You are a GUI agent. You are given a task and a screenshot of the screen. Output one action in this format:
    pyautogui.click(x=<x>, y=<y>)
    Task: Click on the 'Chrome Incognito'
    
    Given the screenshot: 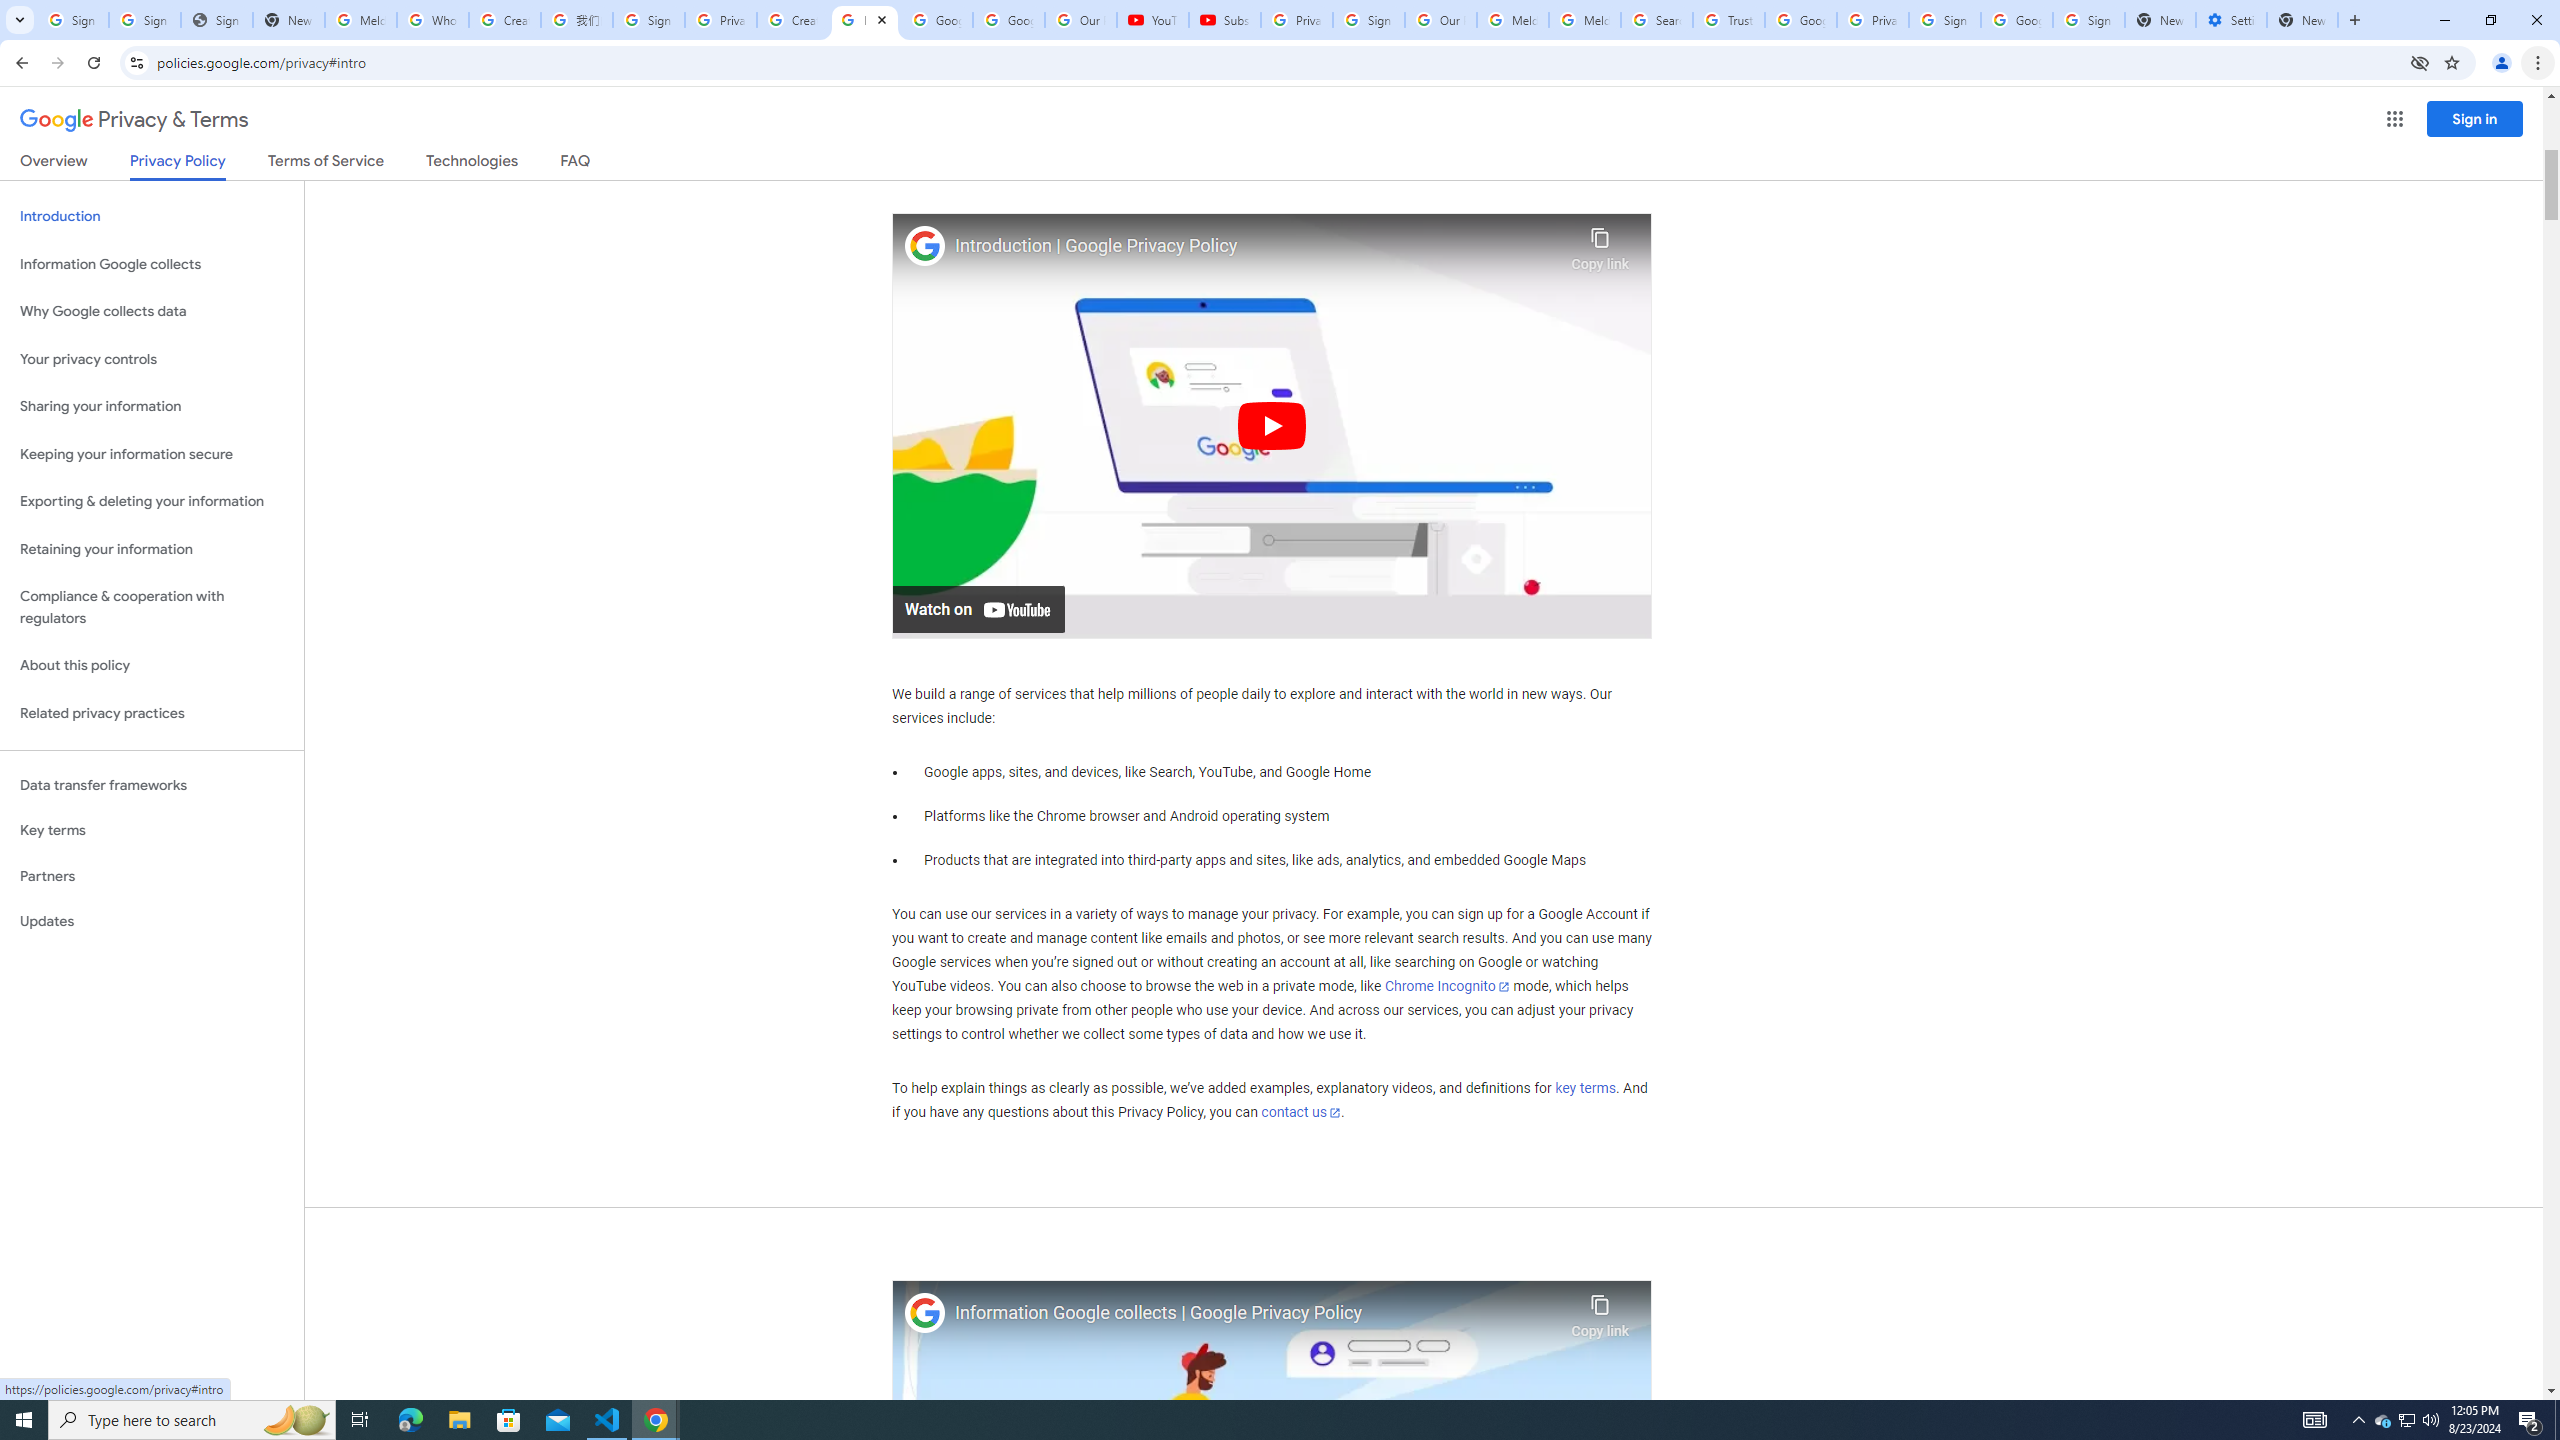 What is the action you would take?
    pyautogui.click(x=1447, y=987)
    